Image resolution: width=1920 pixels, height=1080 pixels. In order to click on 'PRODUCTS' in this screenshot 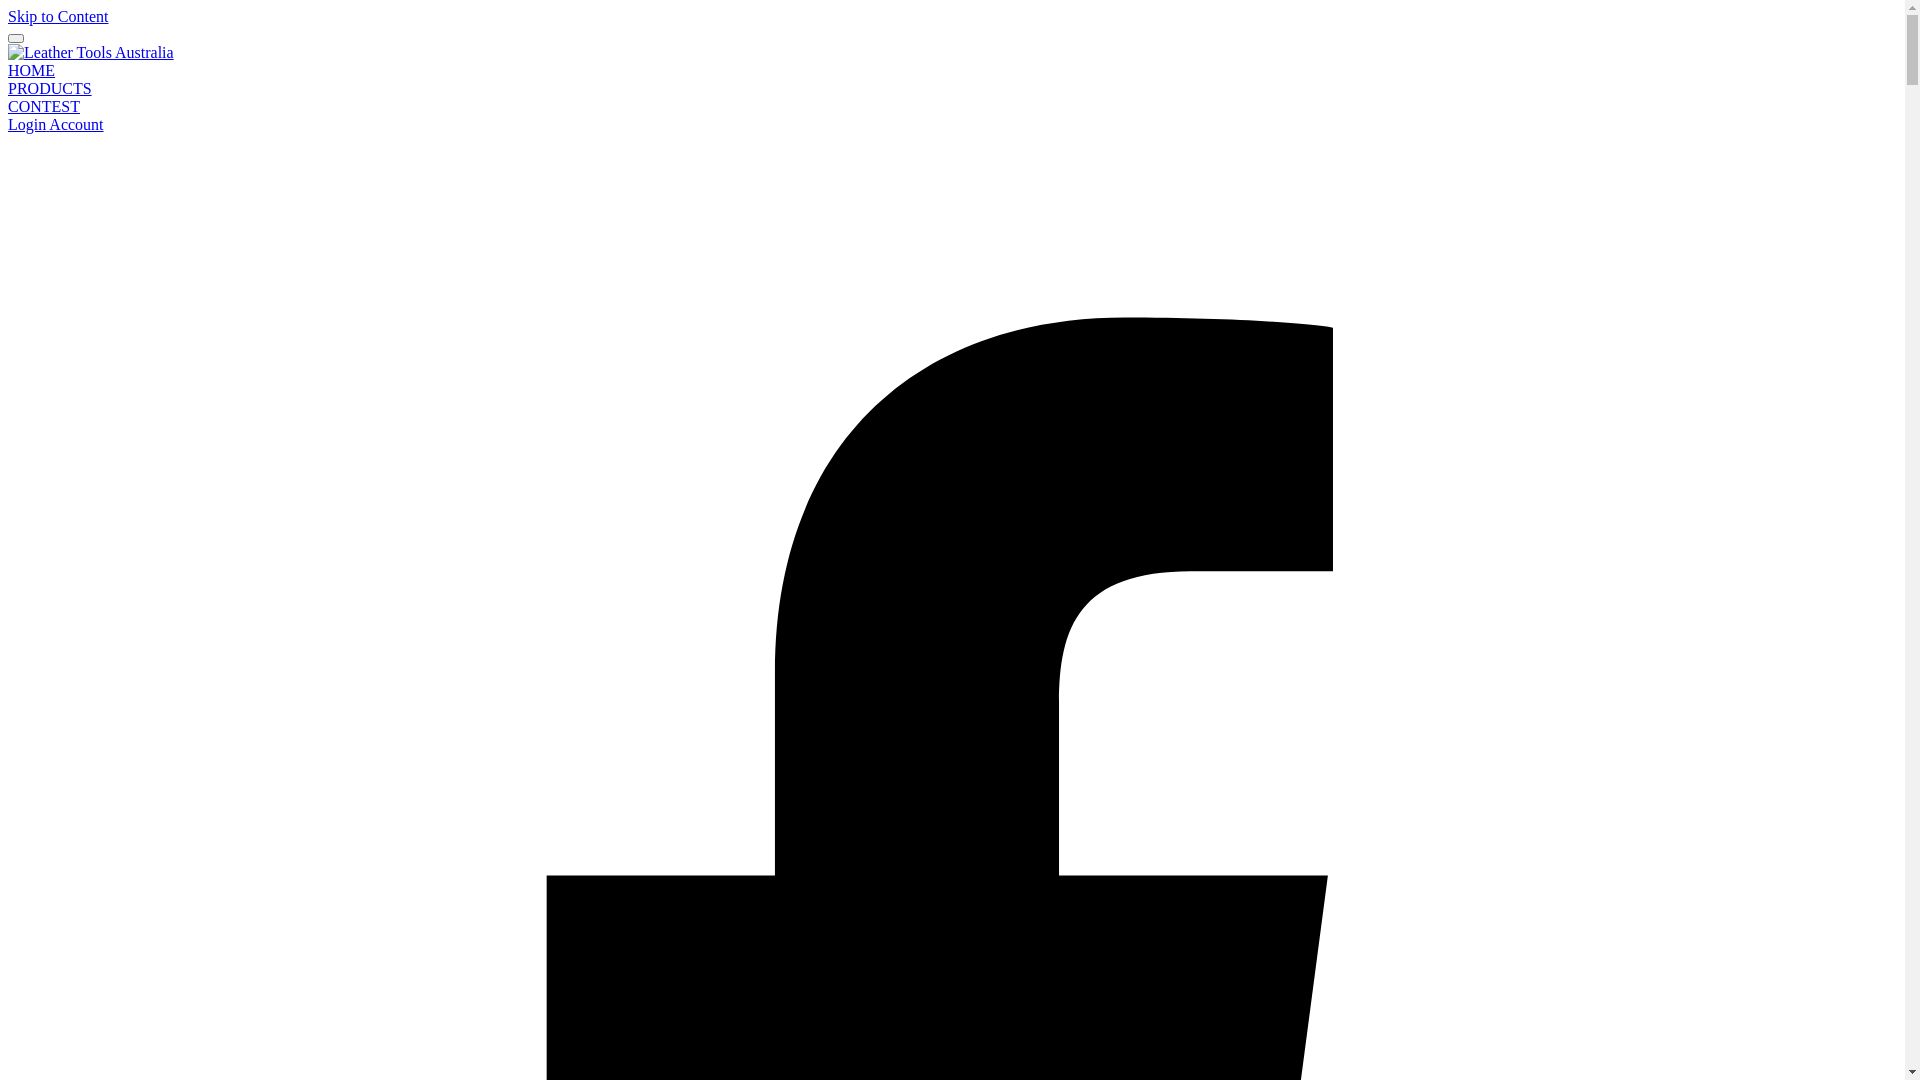, I will do `click(49, 87)`.